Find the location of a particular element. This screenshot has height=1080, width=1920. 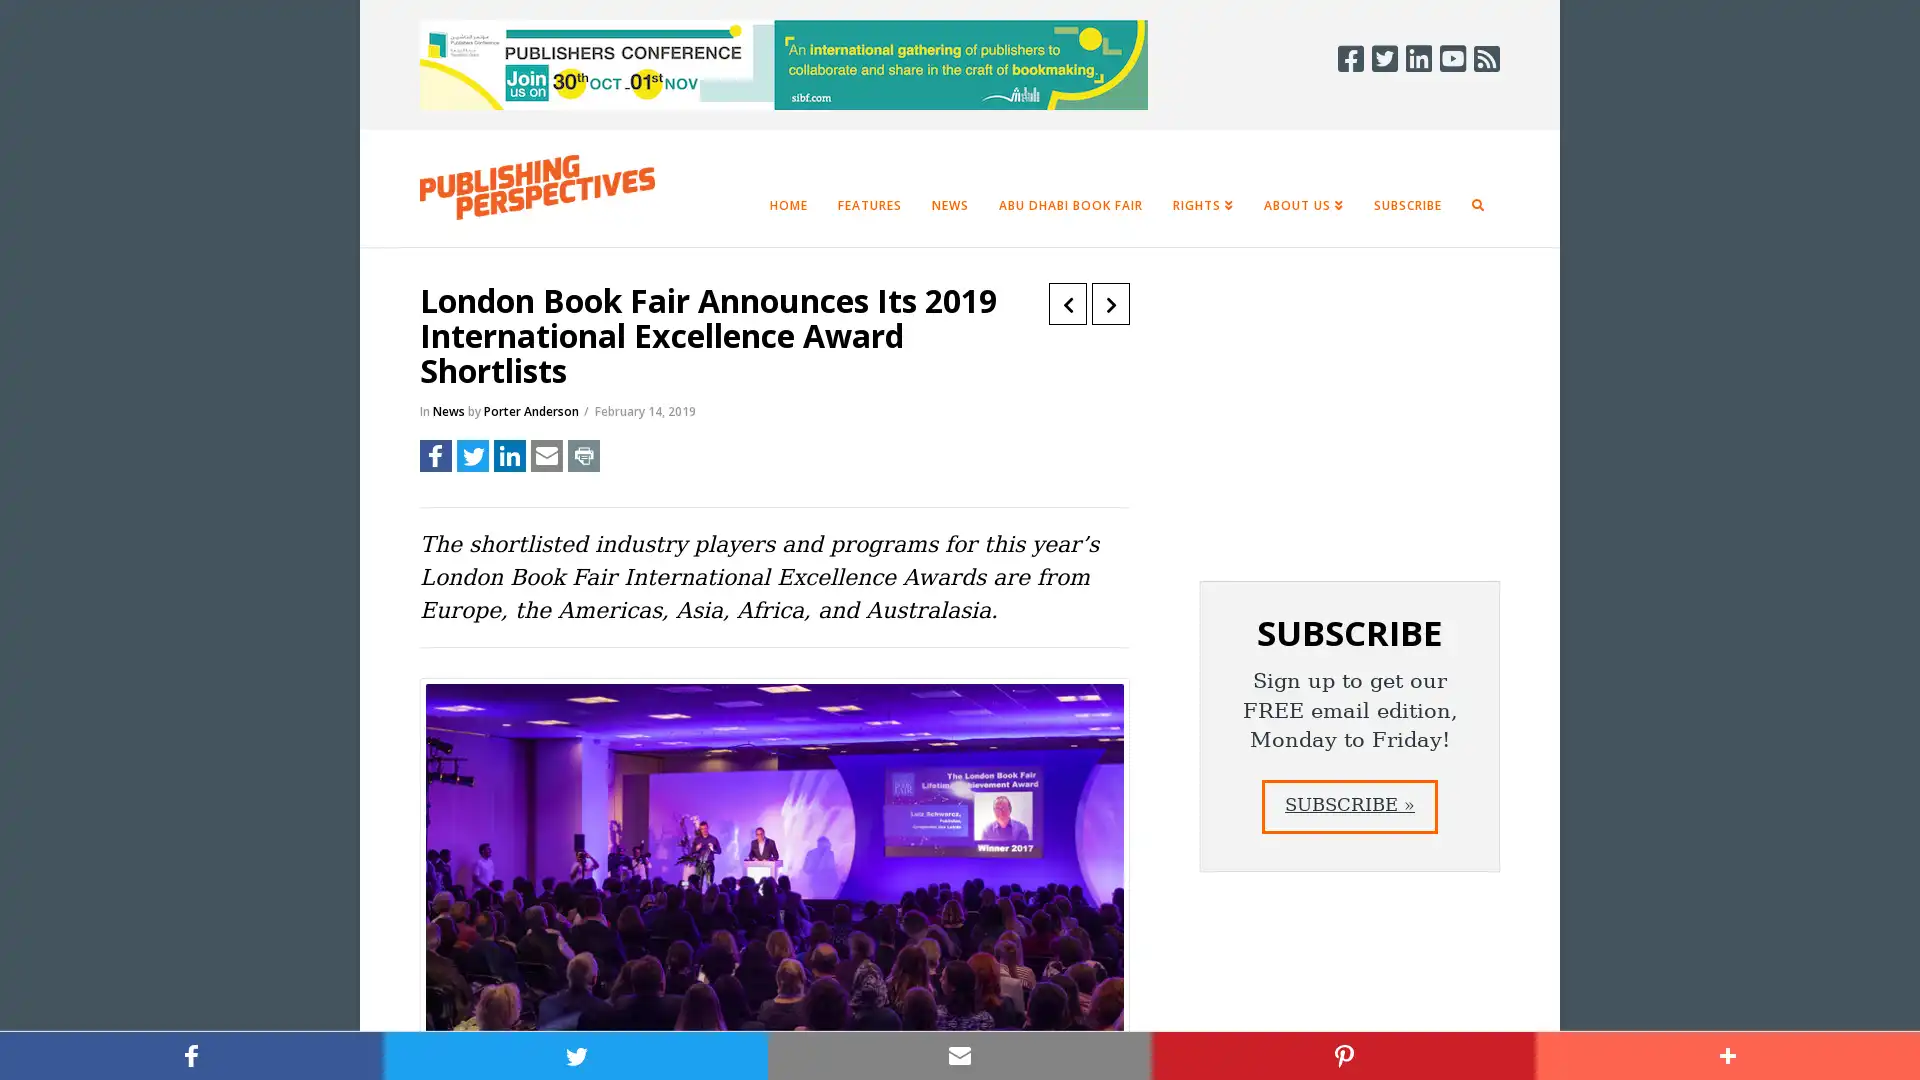

Share to Twitter is located at coordinates (472, 455).